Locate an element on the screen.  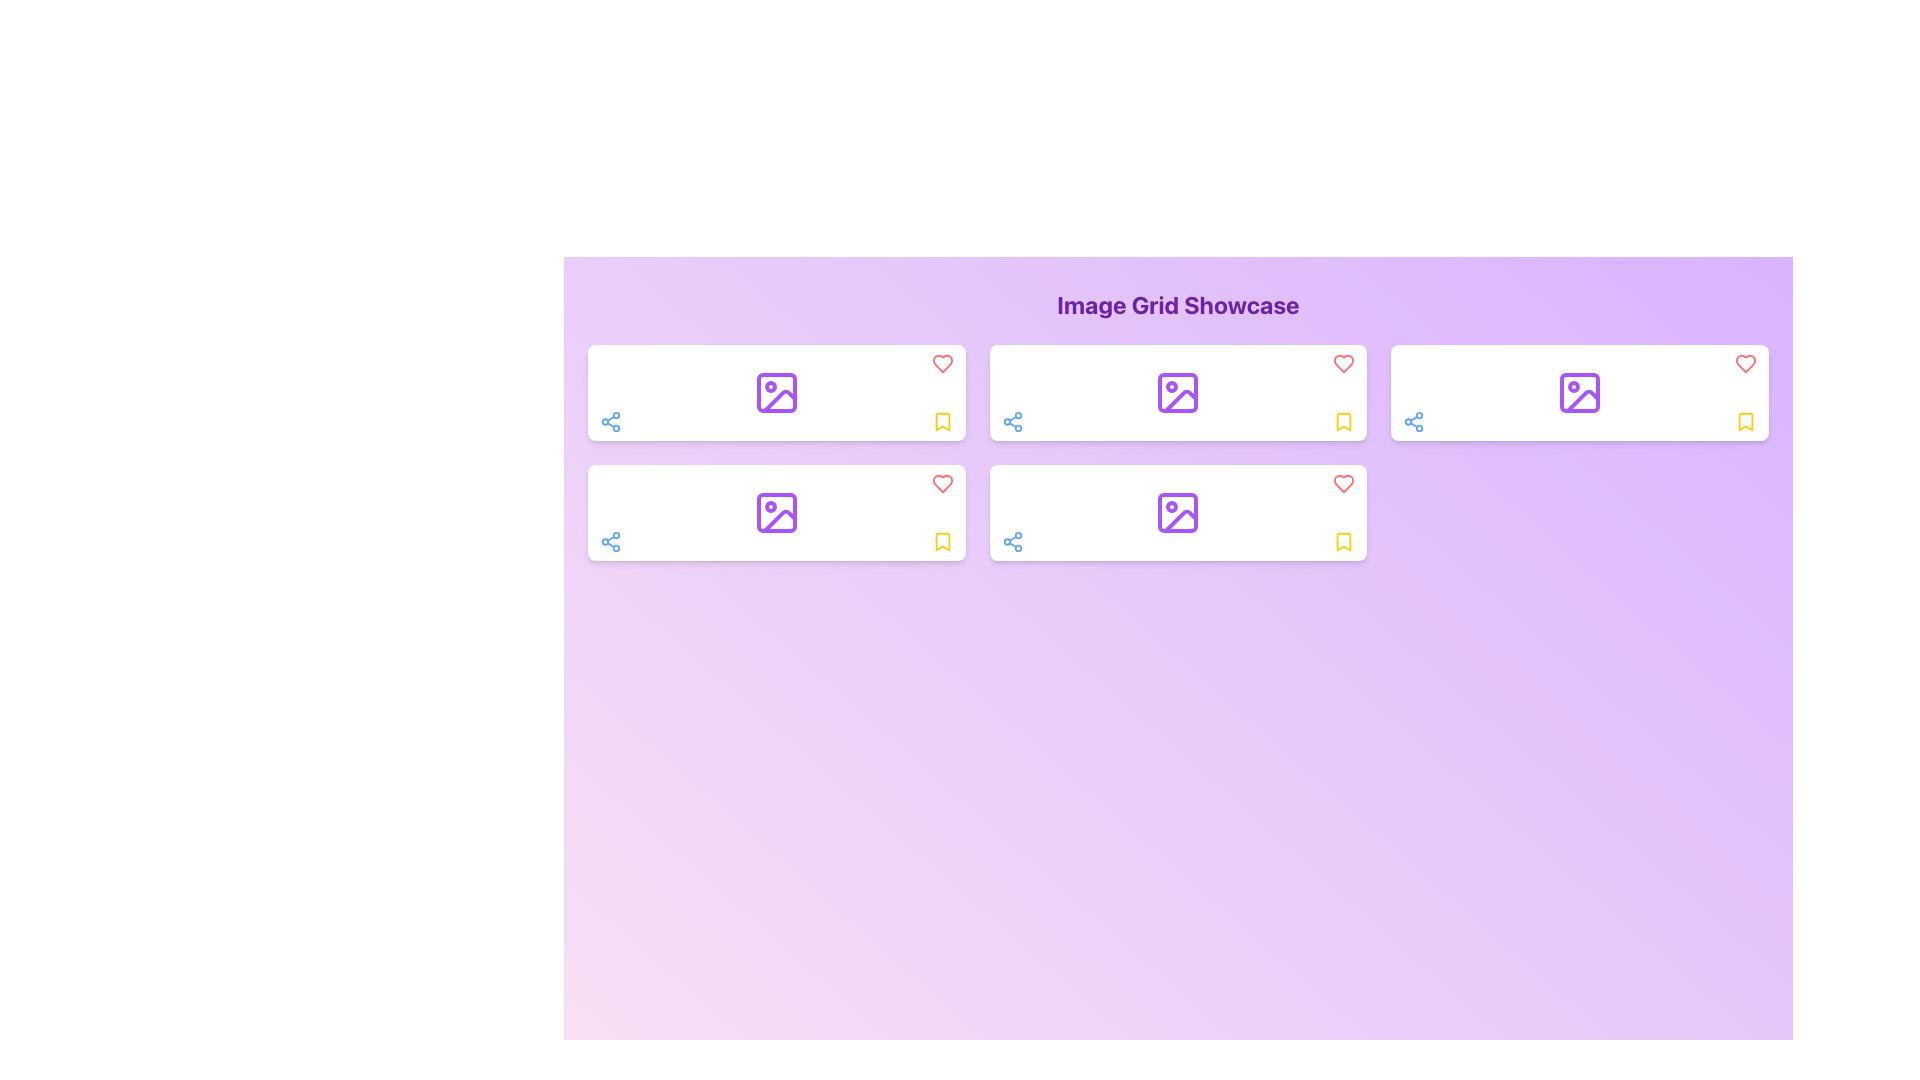
the purple rectangle with rounded corners, which is part of a larger photograph icon located in the top-right corner of the fifth card in a grid layout is located at coordinates (1579, 393).